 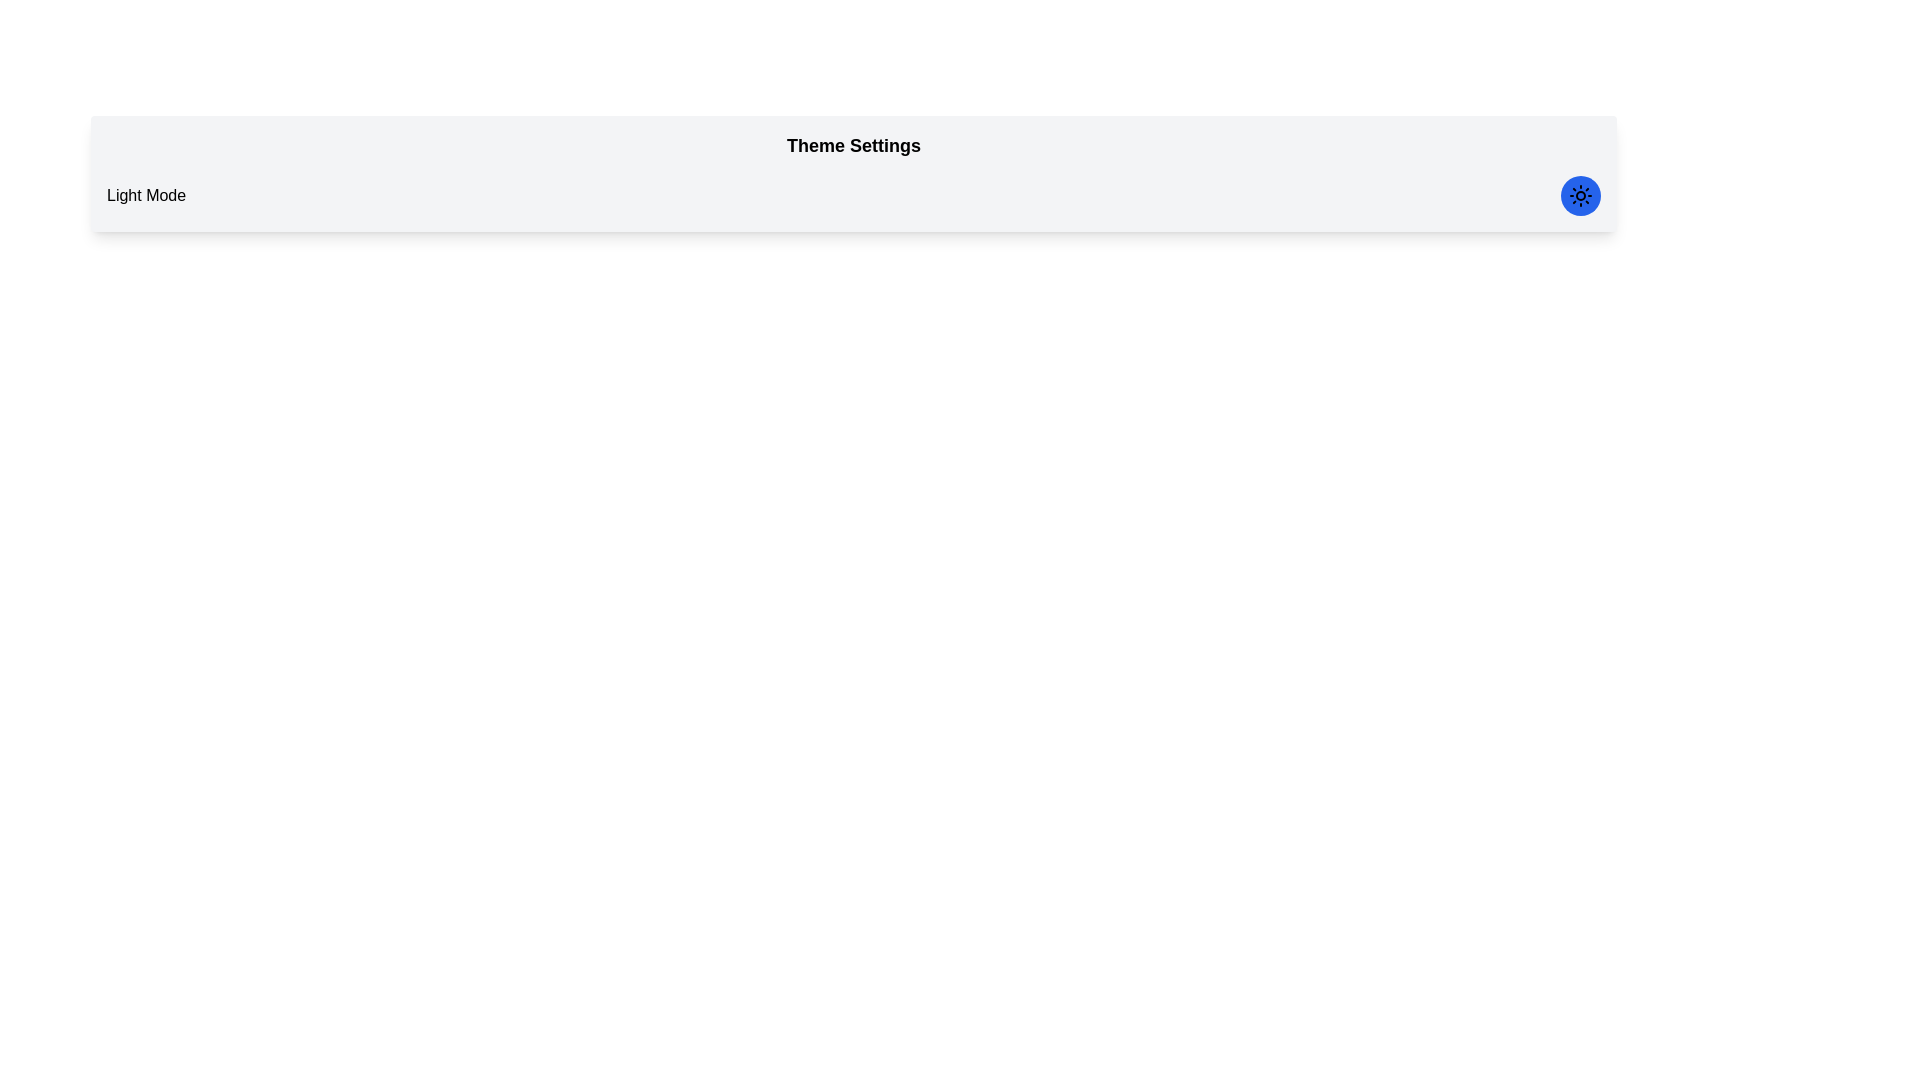 What do you see at coordinates (145, 196) in the screenshot?
I see `text label that says 'Light Mode', which is positioned on the left side of the navigation bar with black text on a light gray background` at bounding box center [145, 196].